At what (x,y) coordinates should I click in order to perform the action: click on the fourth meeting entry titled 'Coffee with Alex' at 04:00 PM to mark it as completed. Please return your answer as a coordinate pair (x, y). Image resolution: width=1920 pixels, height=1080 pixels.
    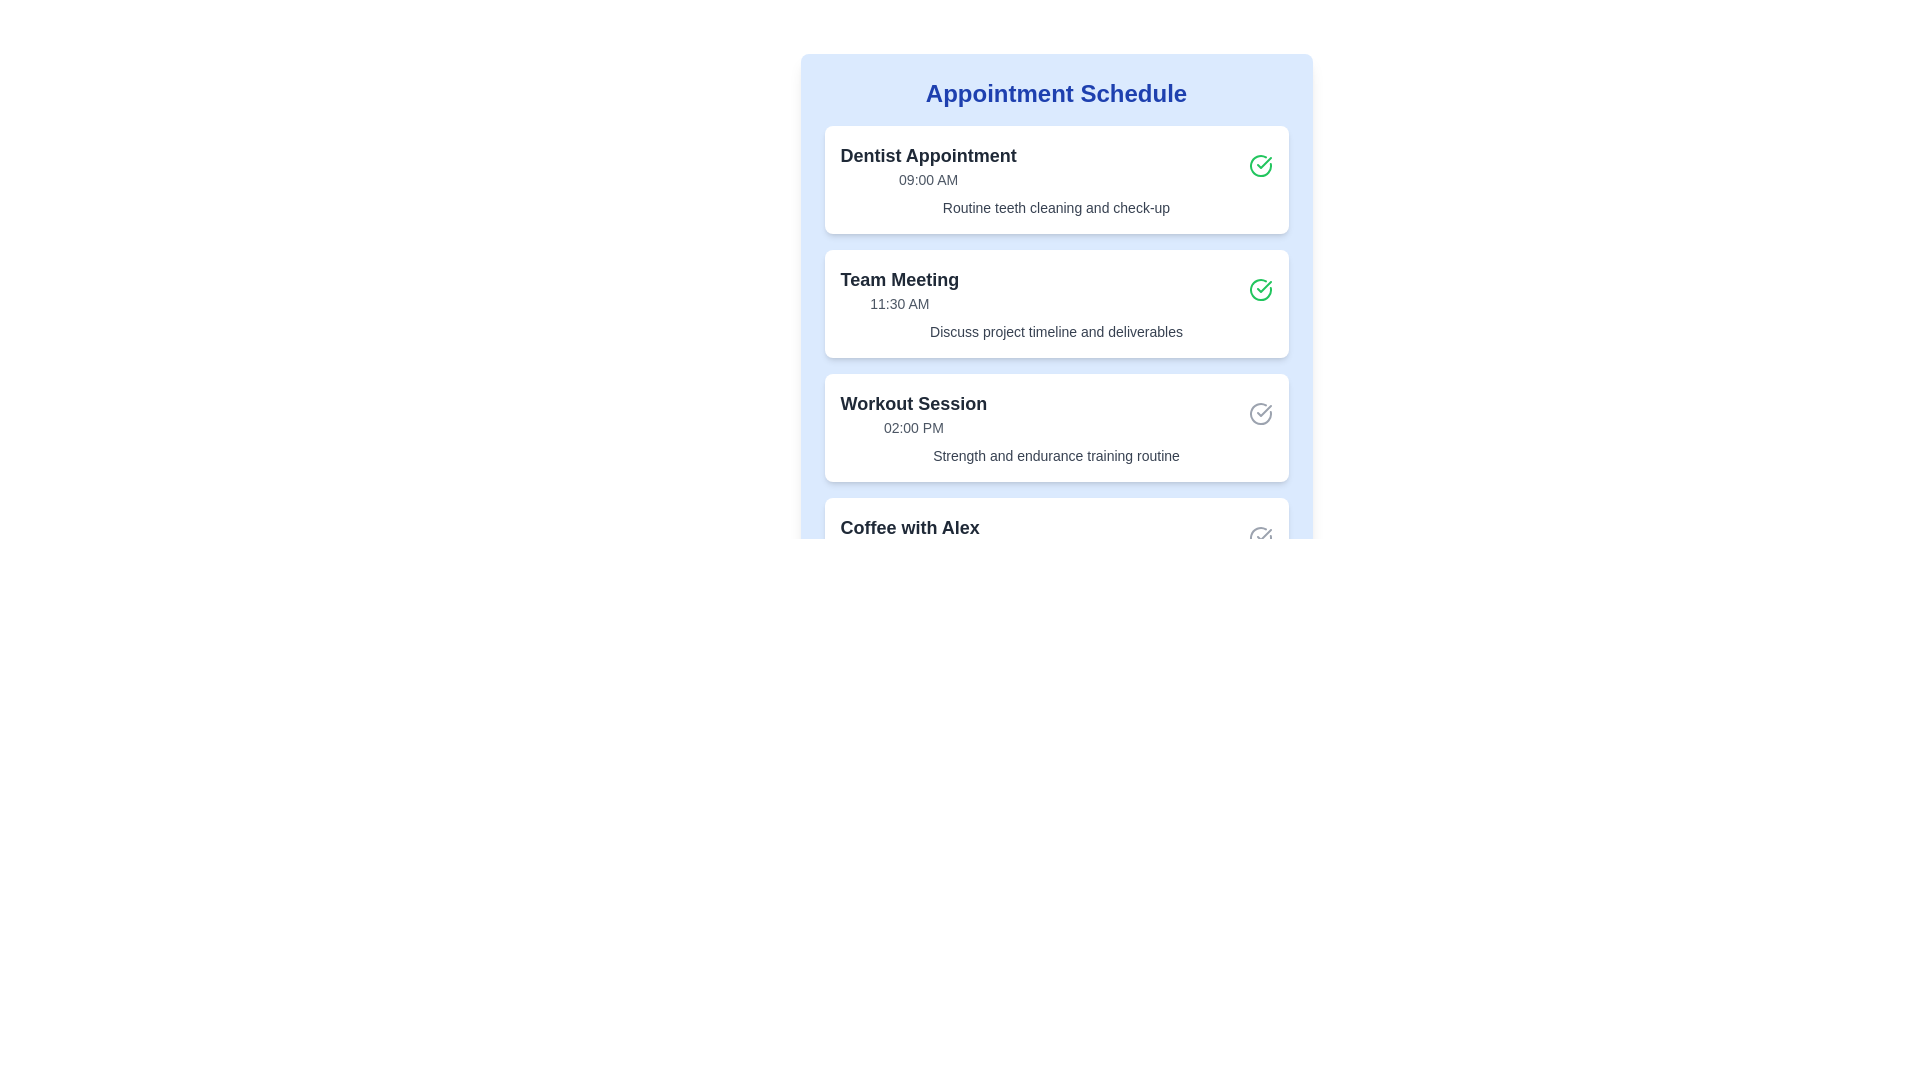
    Looking at the image, I should click on (1055, 536).